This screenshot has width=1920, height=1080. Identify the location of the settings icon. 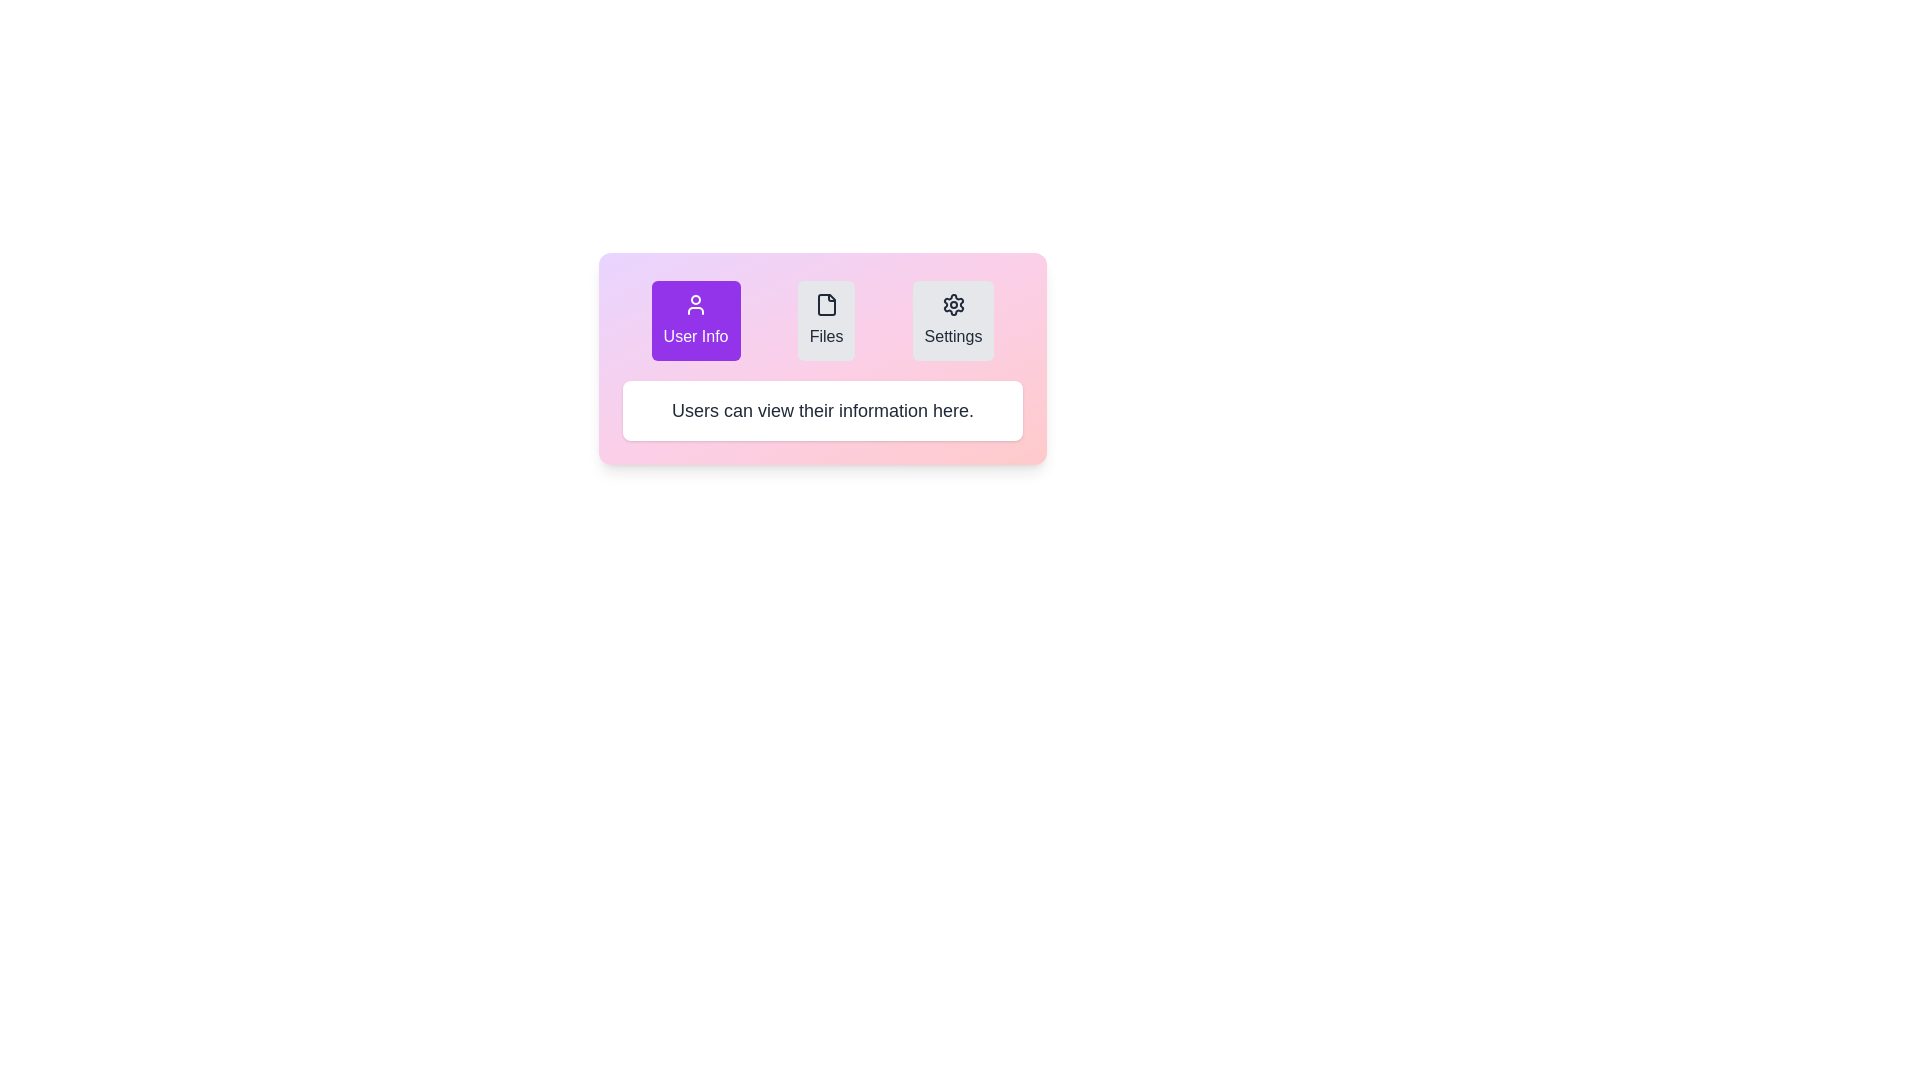
(952, 304).